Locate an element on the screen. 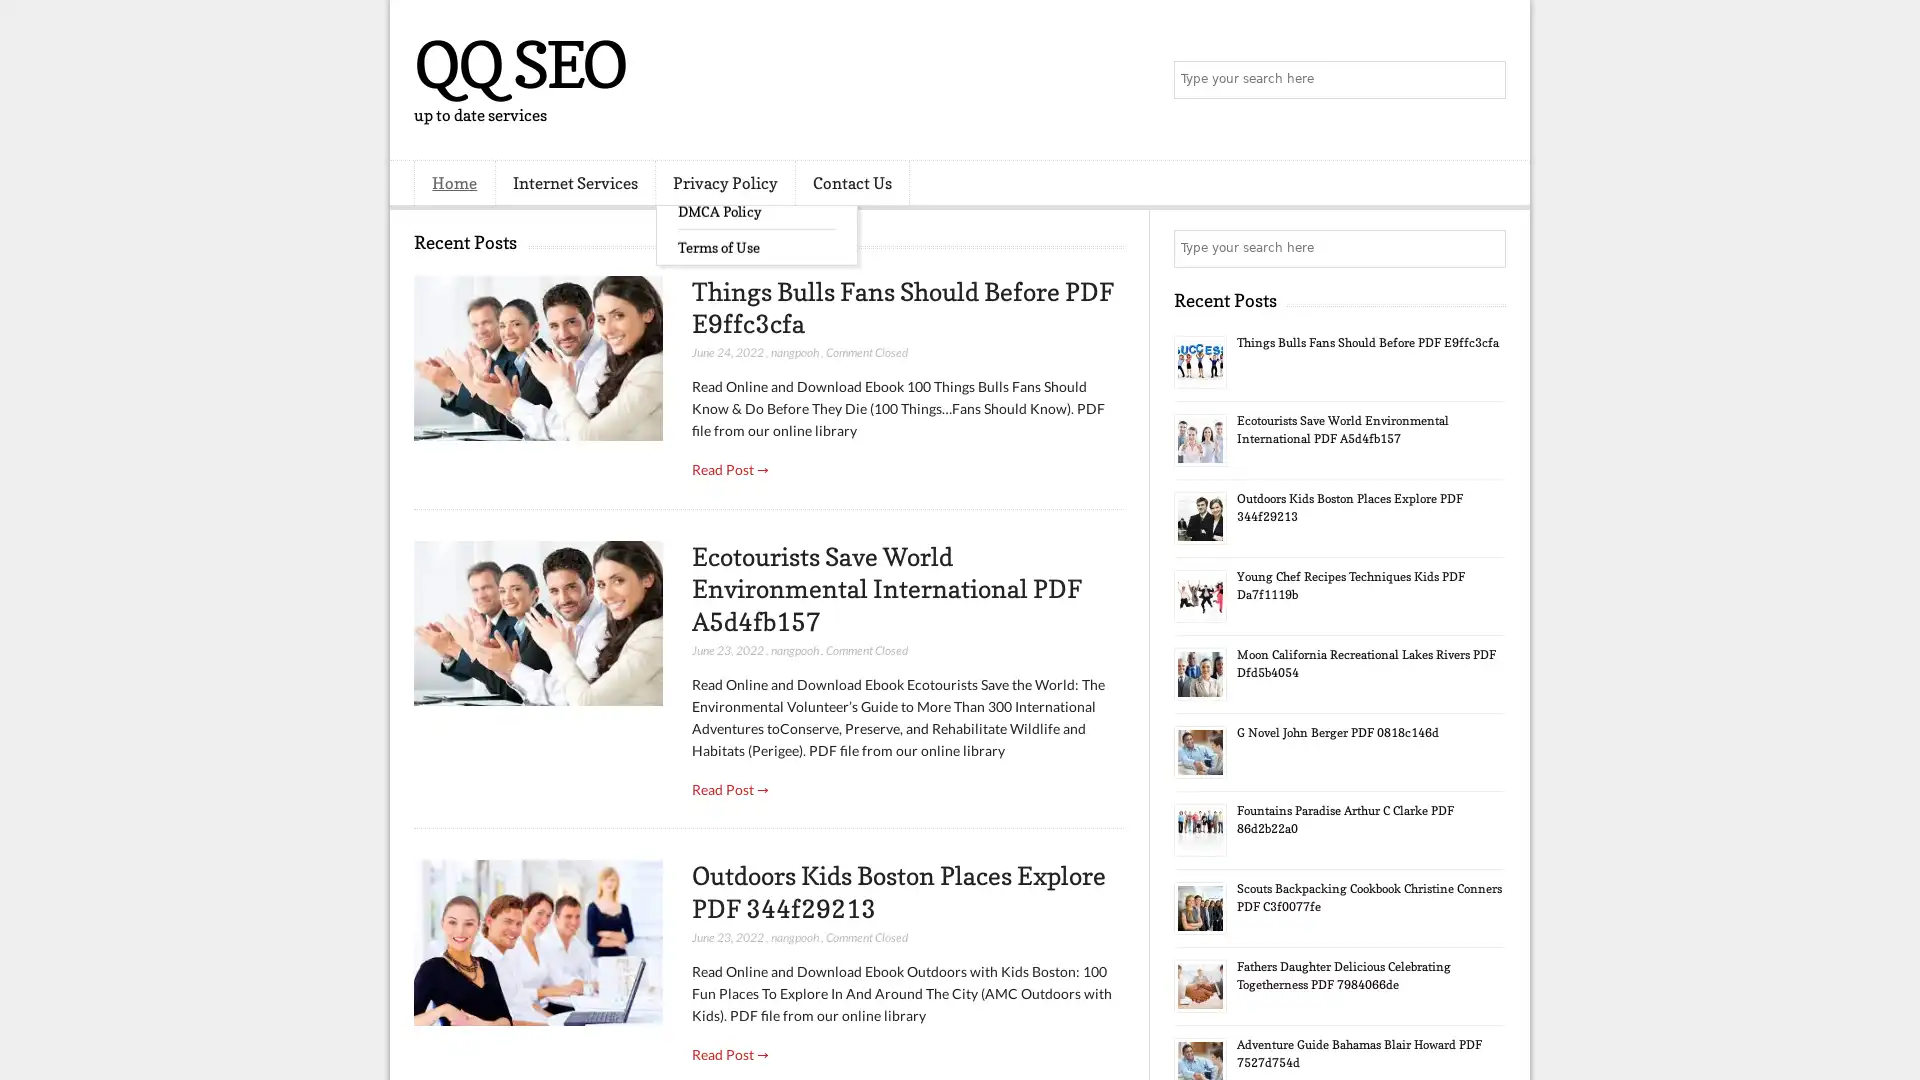 The width and height of the screenshot is (1920, 1080). Search is located at coordinates (1485, 248).